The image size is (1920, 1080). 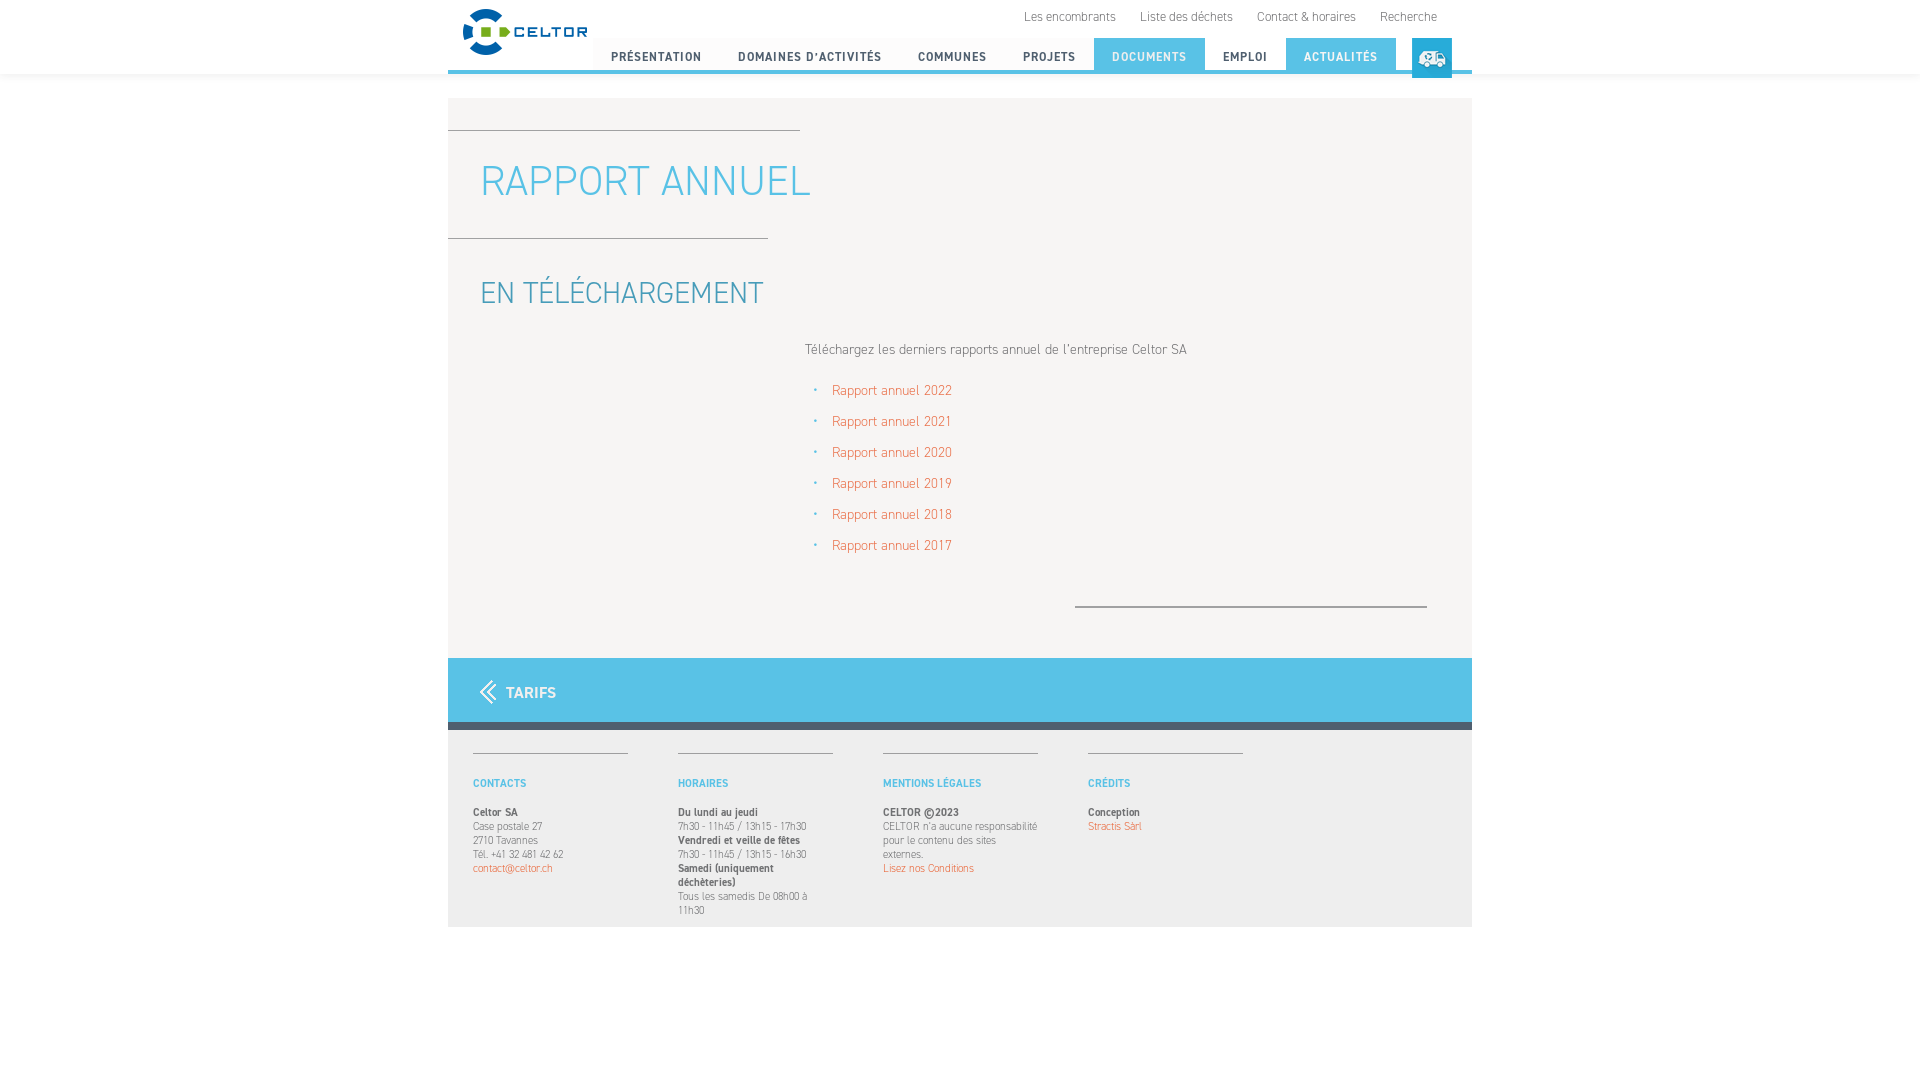 What do you see at coordinates (1407, 16) in the screenshot?
I see `'Recherche'` at bounding box center [1407, 16].